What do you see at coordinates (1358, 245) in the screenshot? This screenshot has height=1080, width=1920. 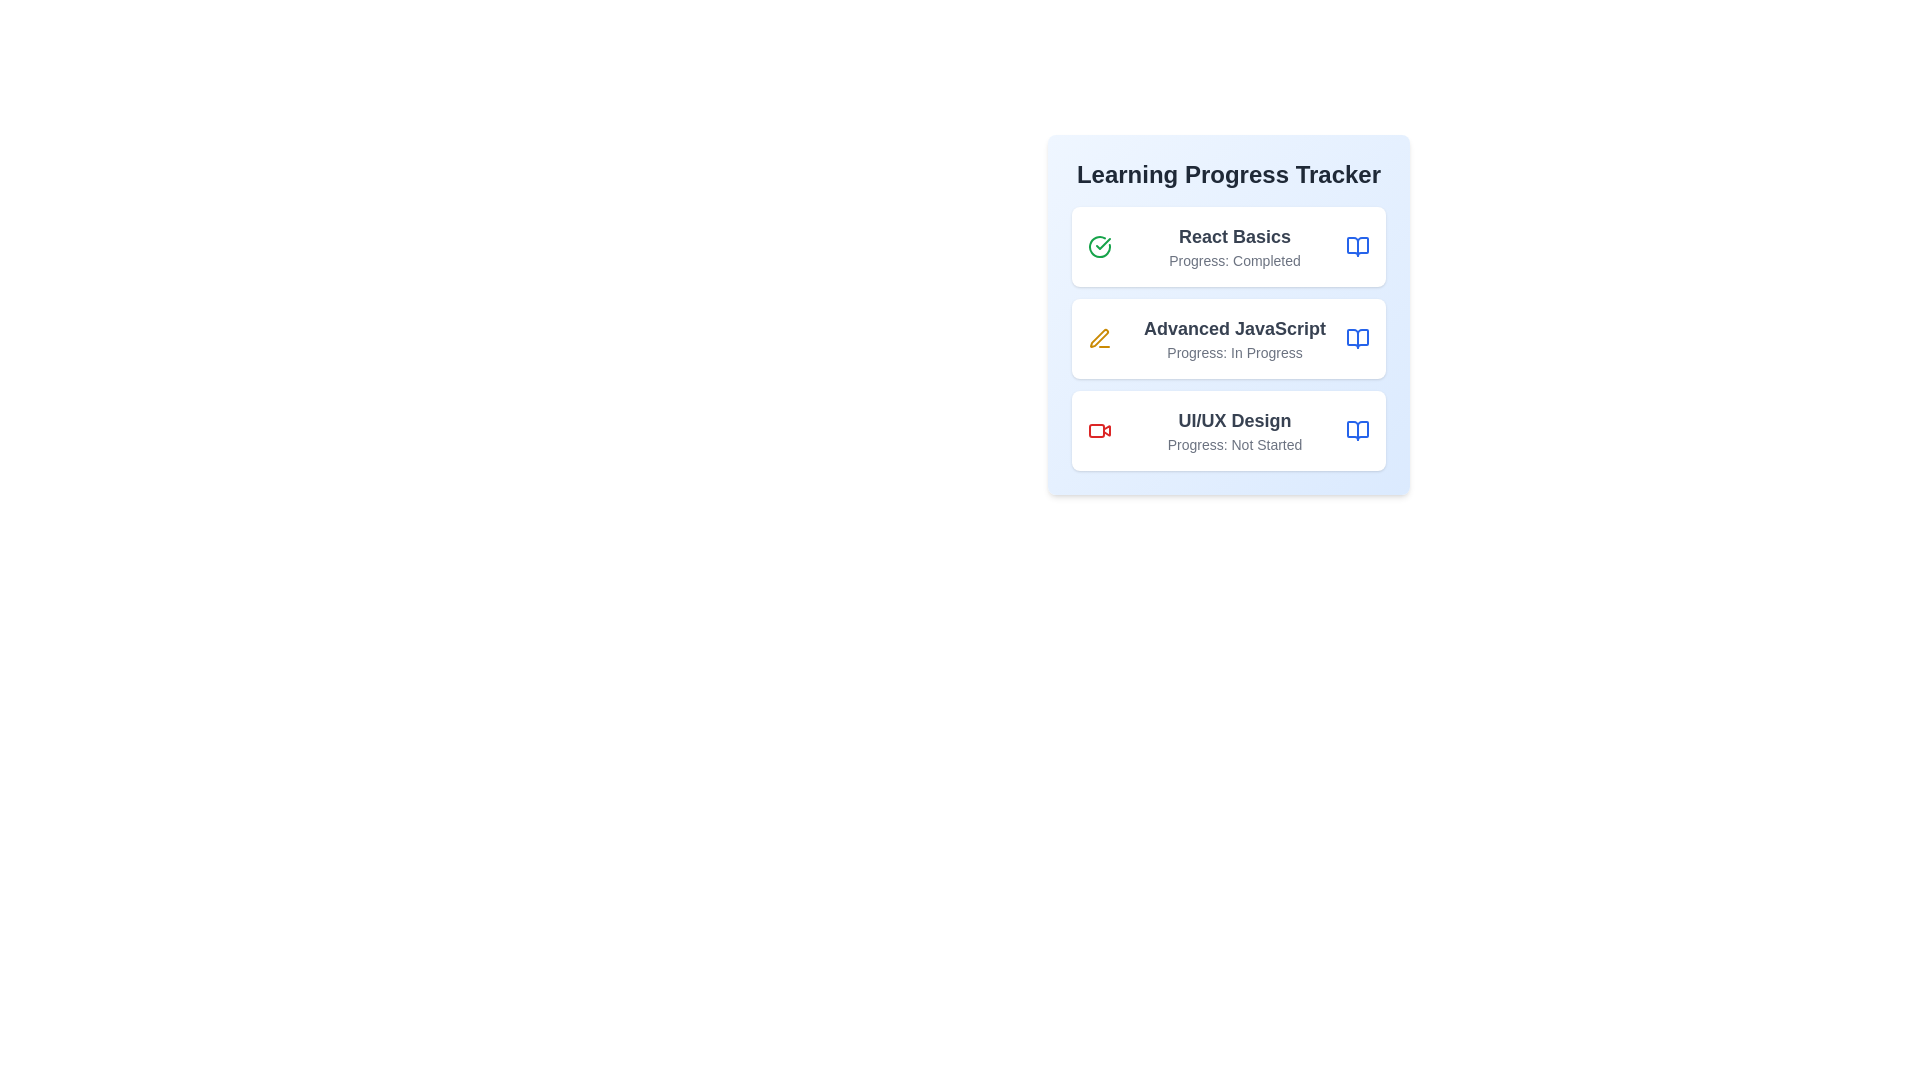 I see `the book icon for the course React Basics to explore its resources` at bounding box center [1358, 245].